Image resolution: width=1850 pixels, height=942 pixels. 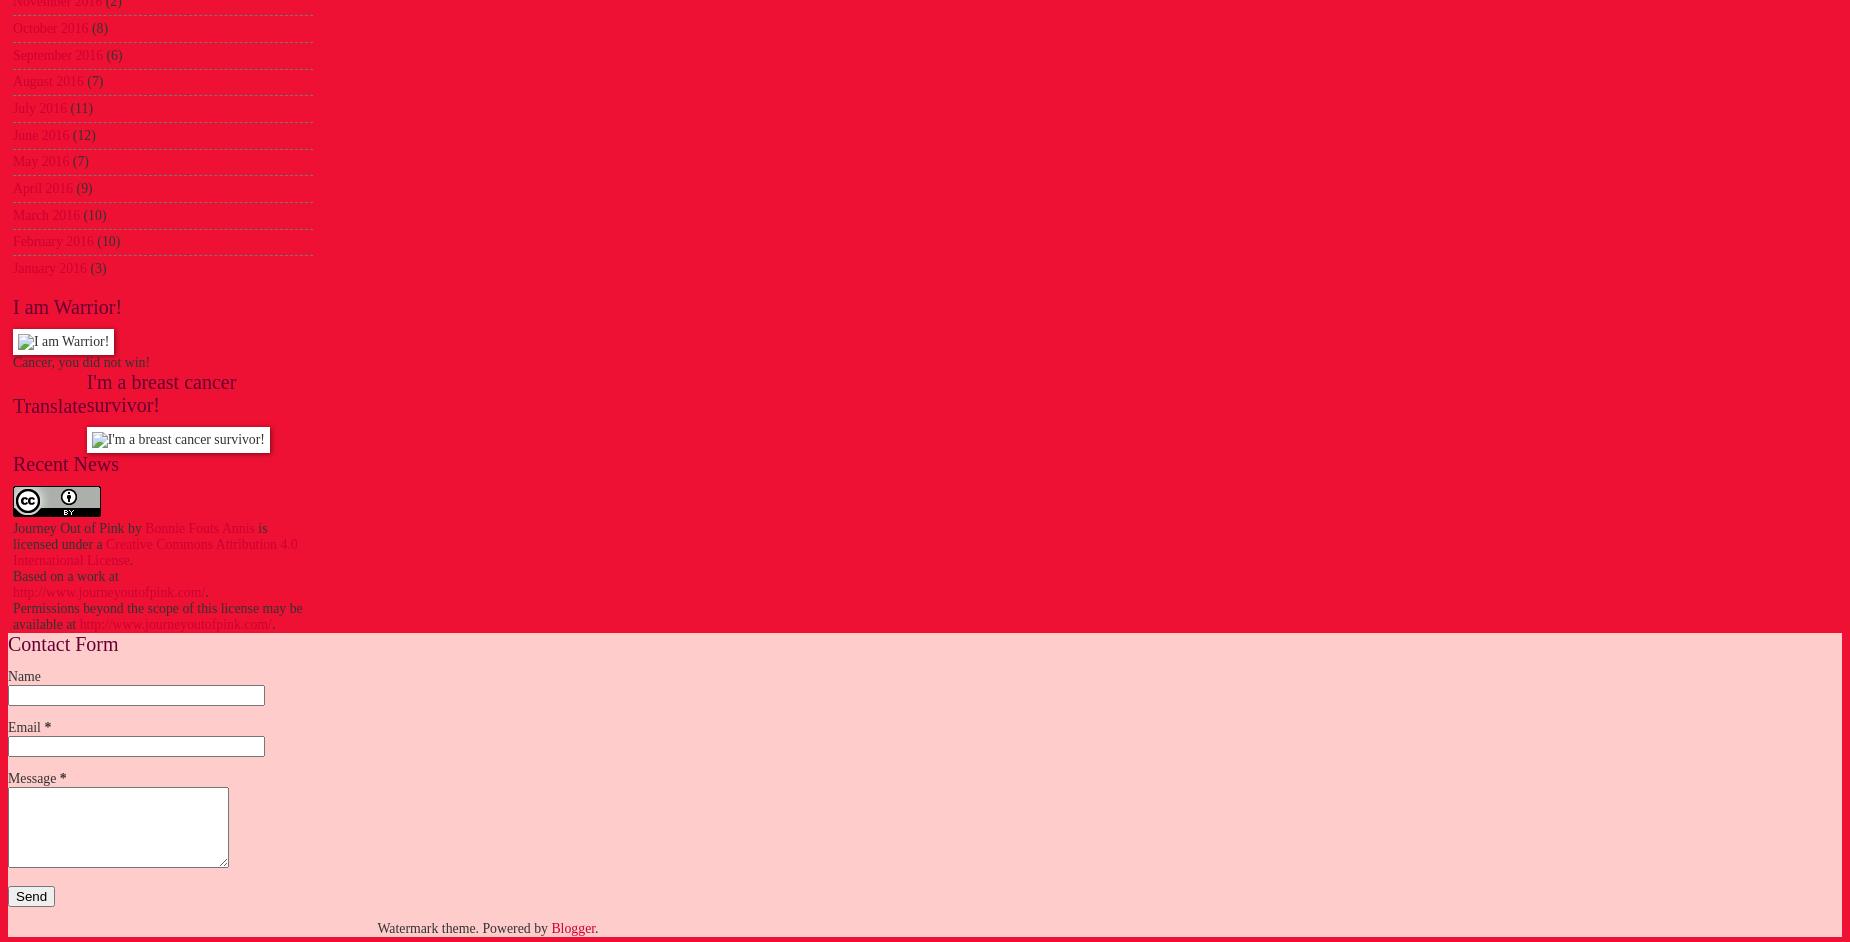 What do you see at coordinates (80, 360) in the screenshot?
I see `'Cancer, you did not win!'` at bounding box center [80, 360].